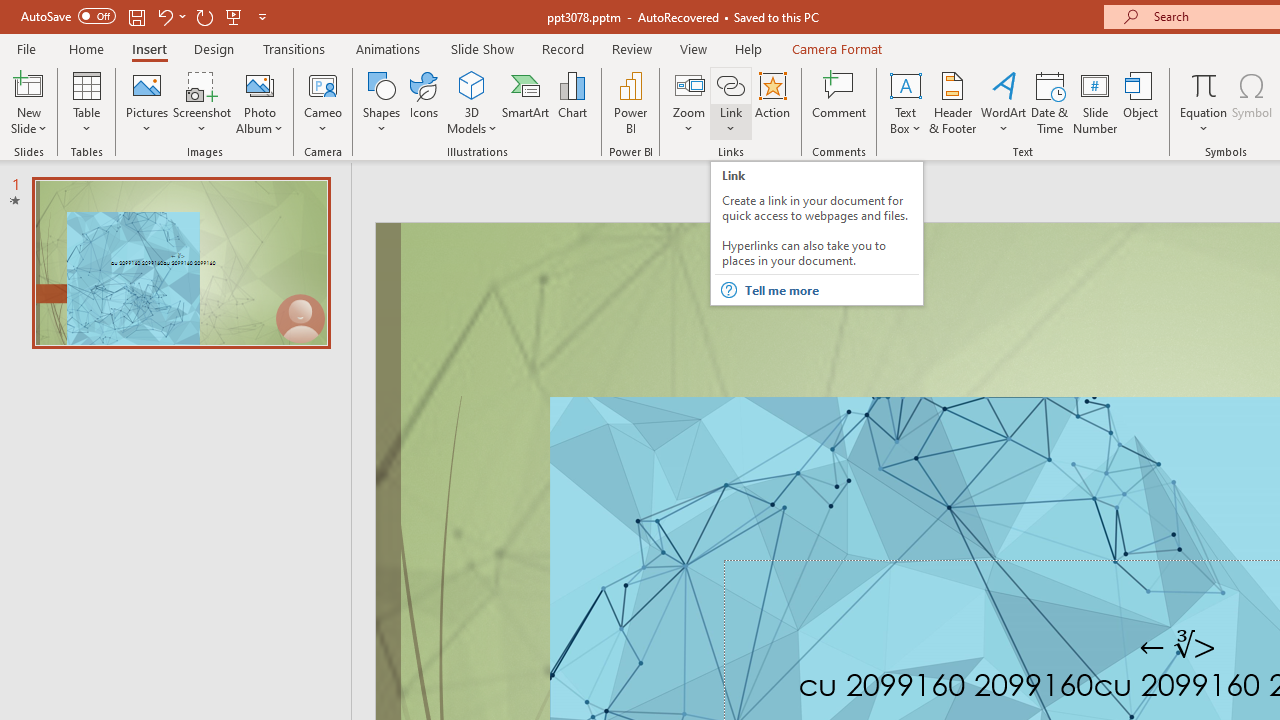 The width and height of the screenshot is (1280, 720). Describe the element at coordinates (388, 48) in the screenshot. I see `'Animations'` at that location.